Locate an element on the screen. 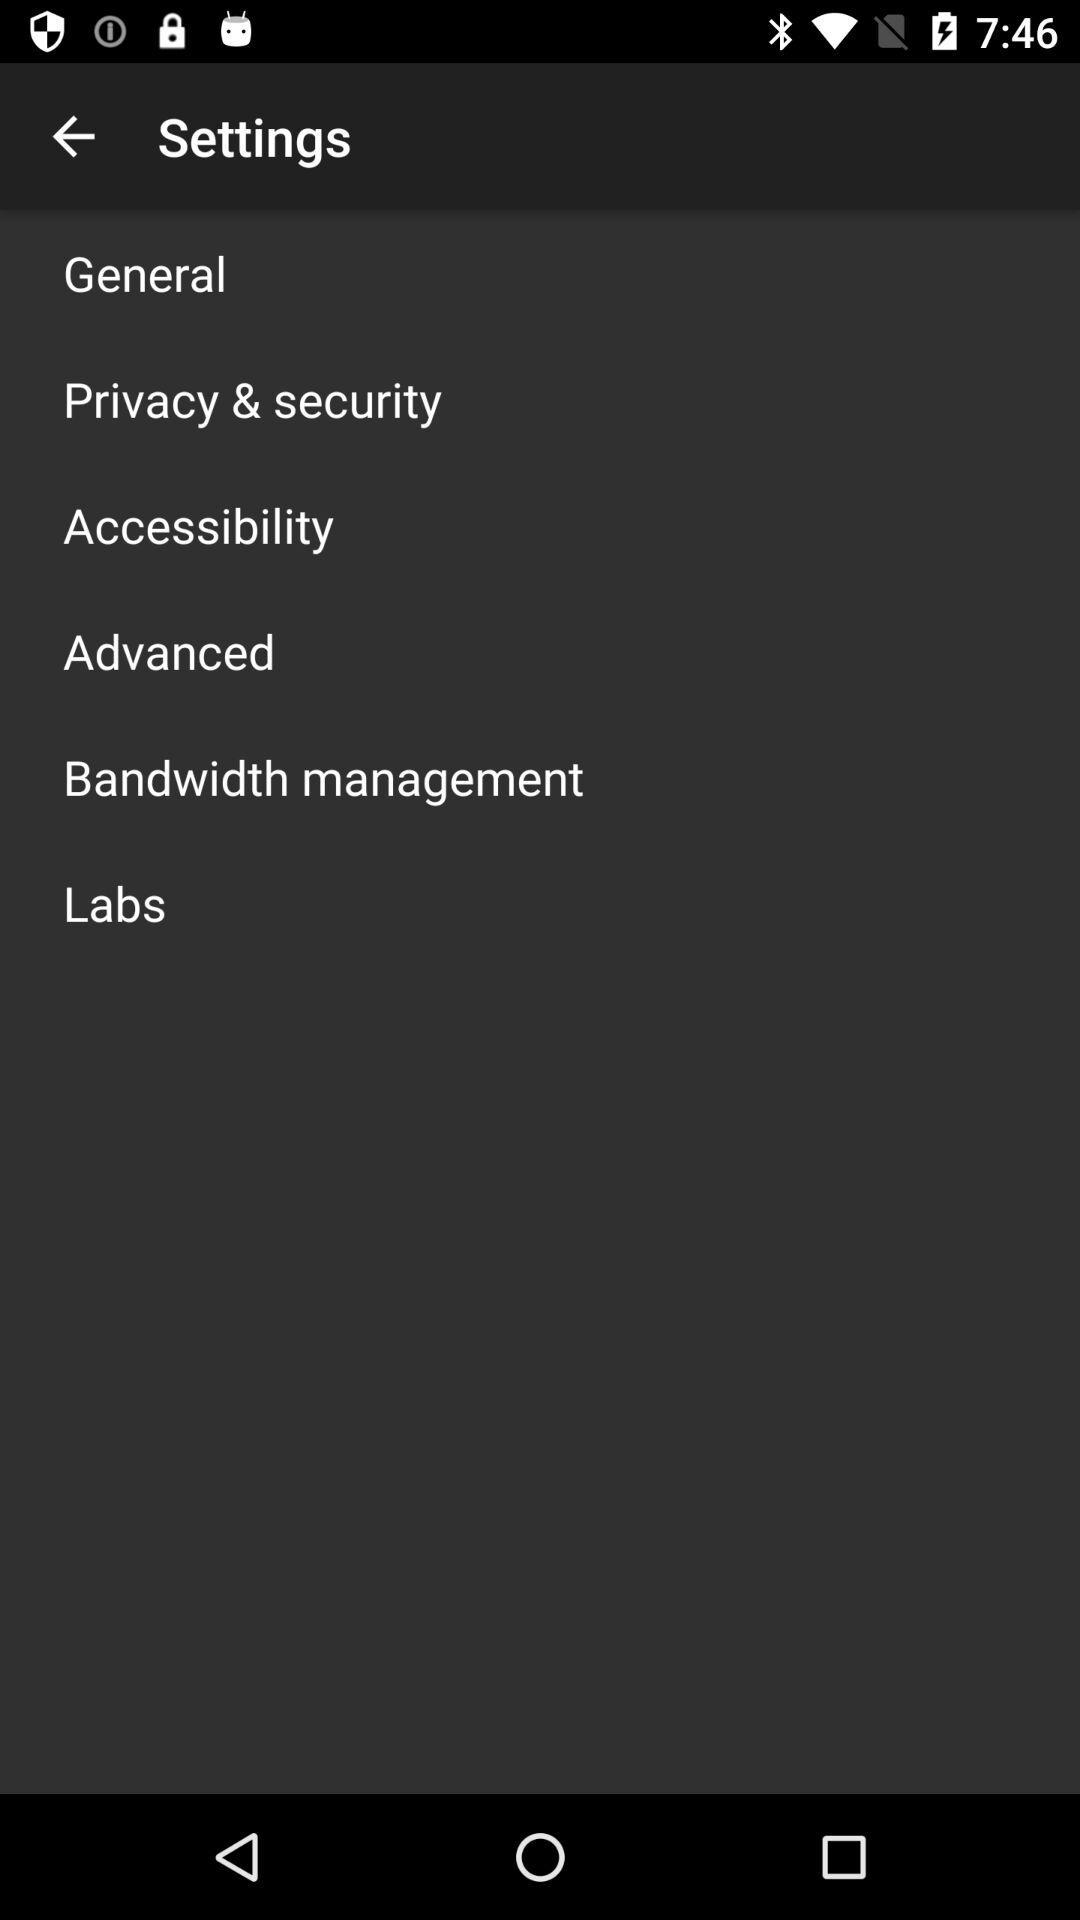 This screenshot has width=1080, height=1920. accessibility app is located at coordinates (198, 524).